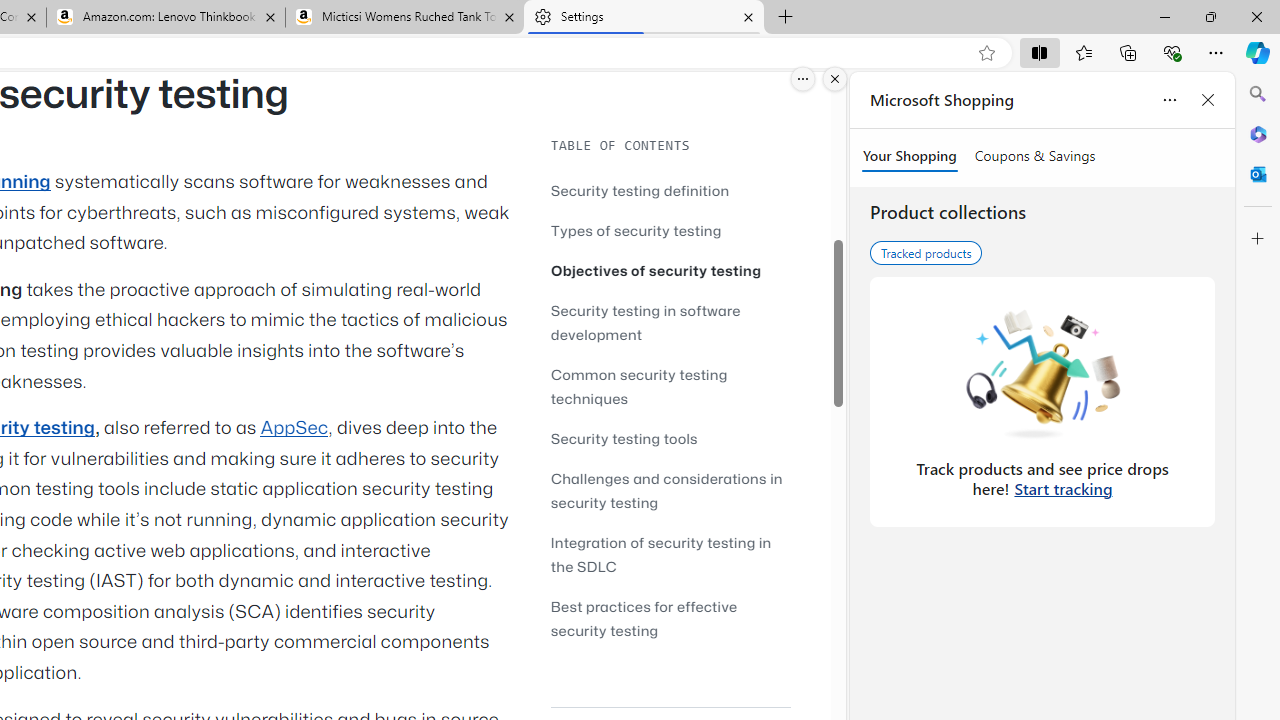 This screenshot has height=720, width=1280. Describe the element at coordinates (638, 386) in the screenshot. I see `'Common security testing techniques'` at that location.